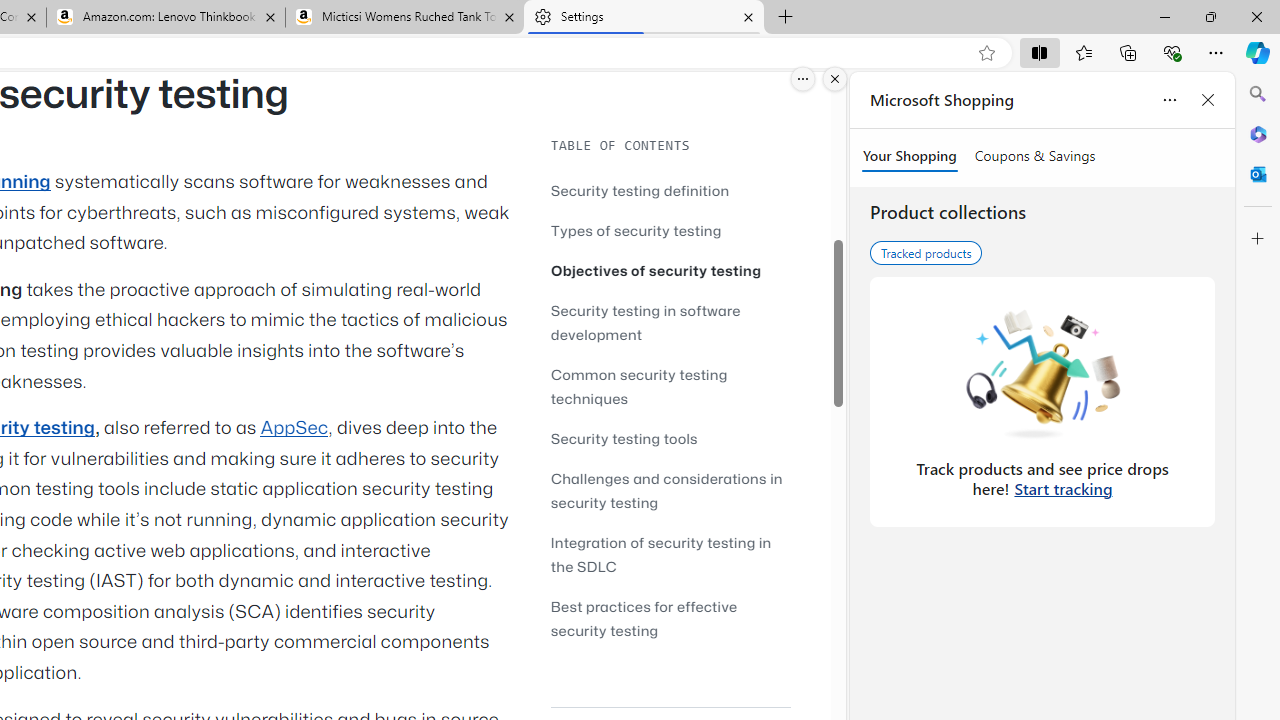 This screenshot has height=720, width=1280. Describe the element at coordinates (638, 386) in the screenshot. I see `'Common security testing techniques'` at that location.